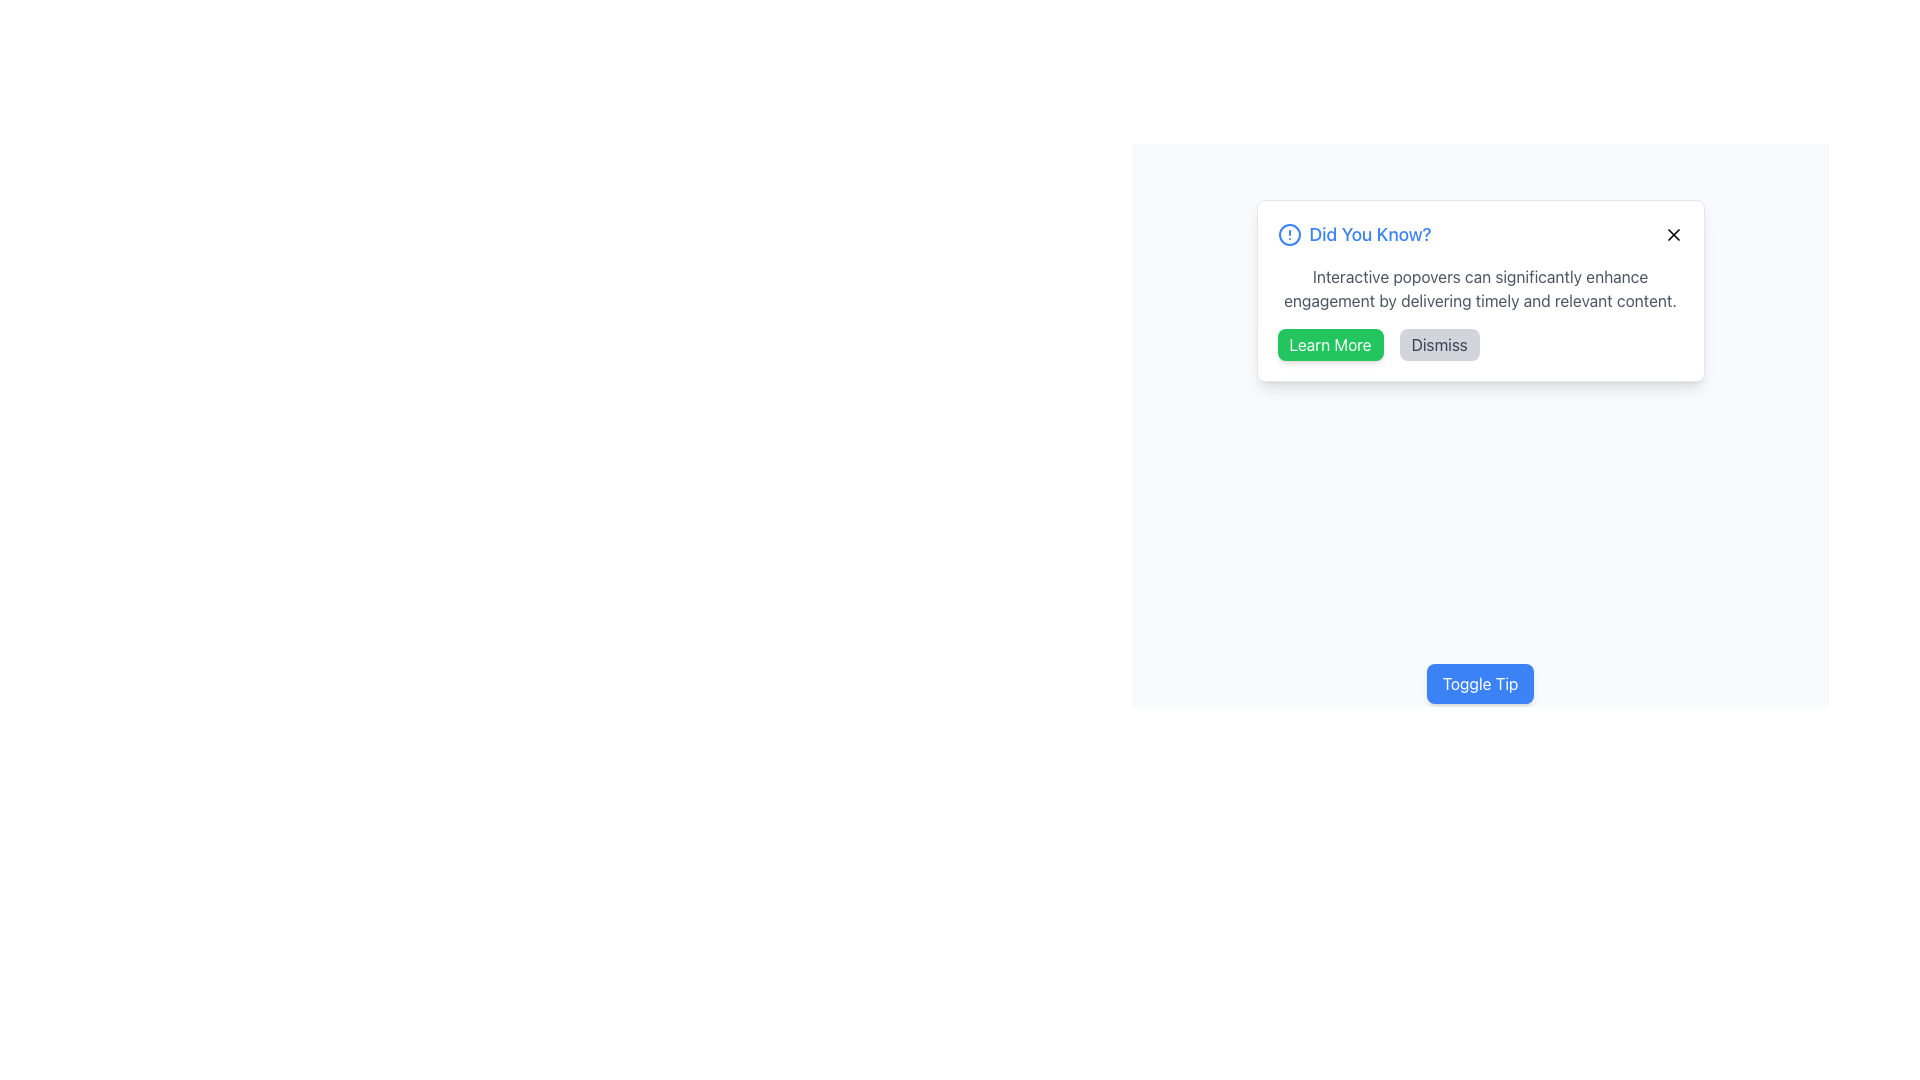 The height and width of the screenshot is (1080, 1920). Describe the element at coordinates (1289, 234) in the screenshot. I see `the circle icon, which is part of an SVG graphic, located near the left edge of the dialog box's title section, to the left of the 'Did You Know?' text` at that location.